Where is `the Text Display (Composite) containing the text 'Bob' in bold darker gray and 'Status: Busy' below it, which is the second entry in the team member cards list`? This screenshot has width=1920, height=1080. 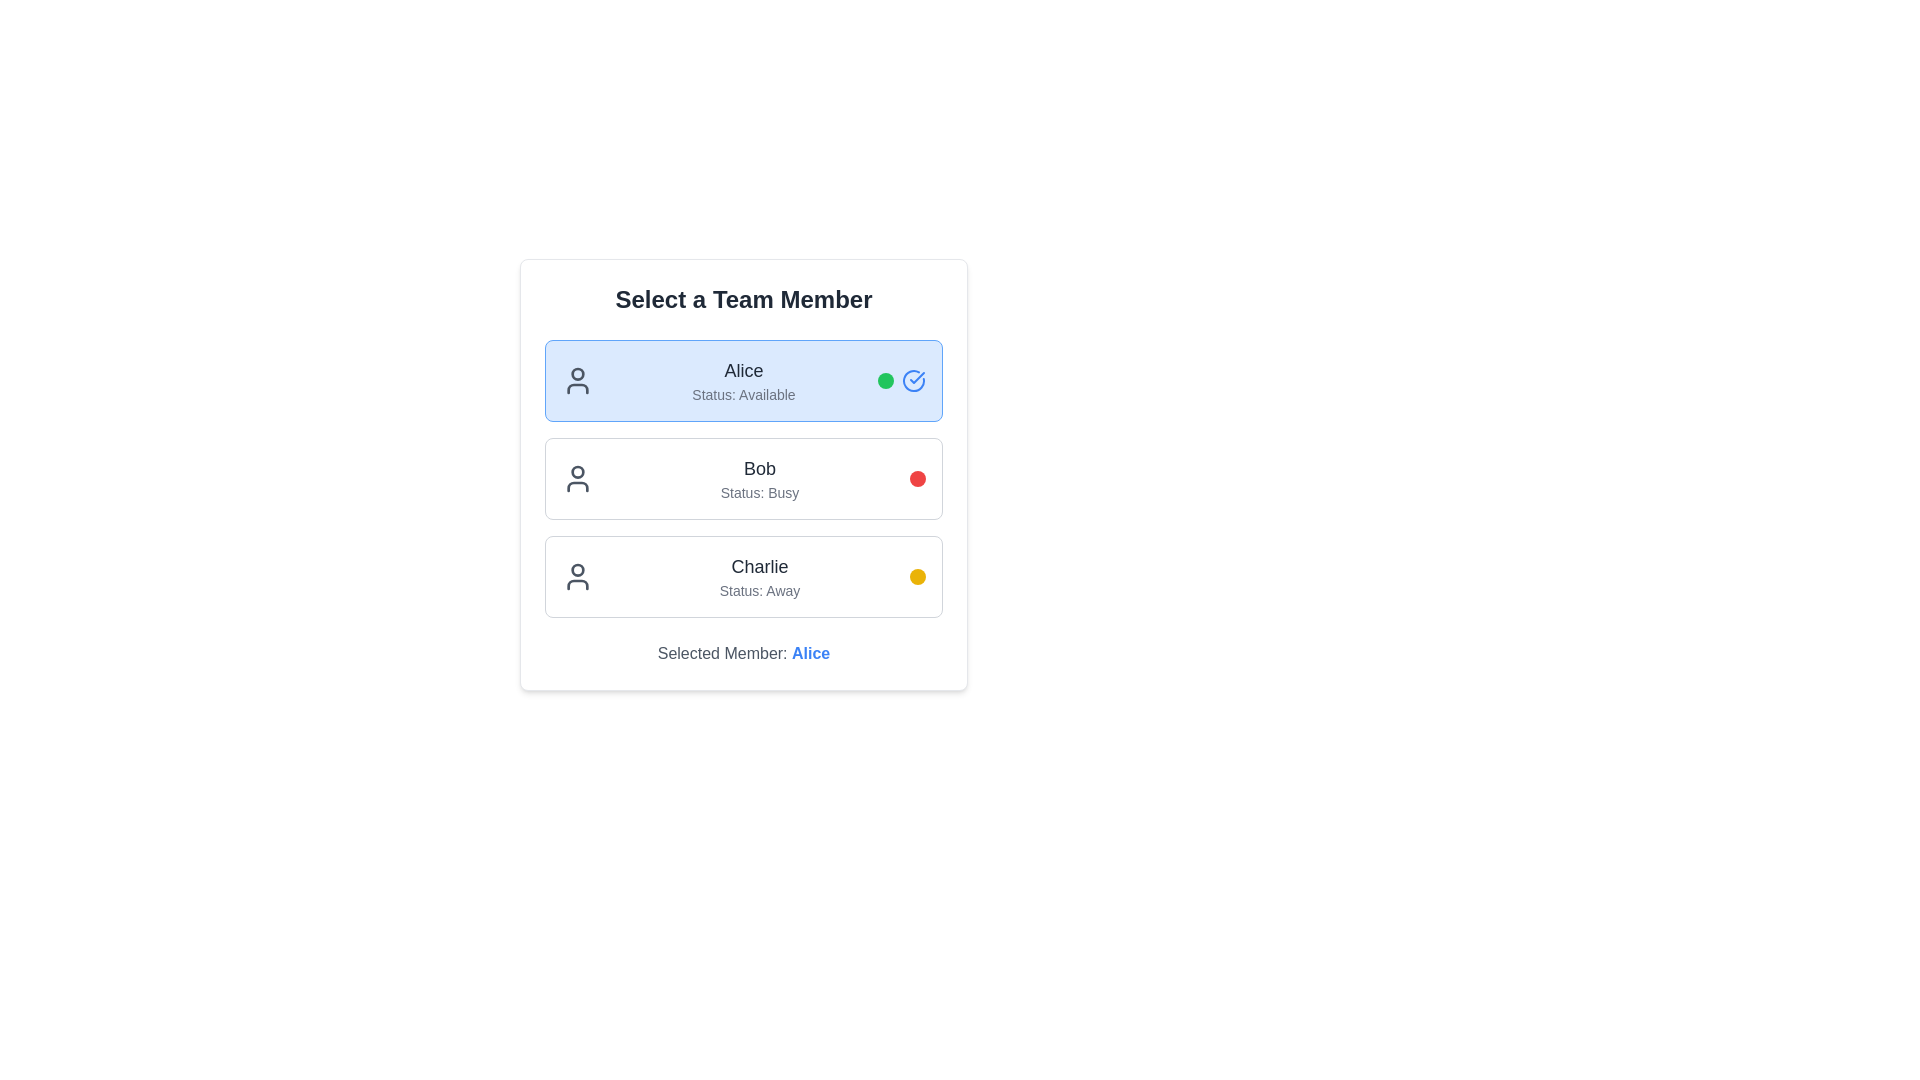 the Text Display (Composite) containing the text 'Bob' in bold darker gray and 'Status: Busy' below it, which is the second entry in the team member cards list is located at coordinates (758, 478).